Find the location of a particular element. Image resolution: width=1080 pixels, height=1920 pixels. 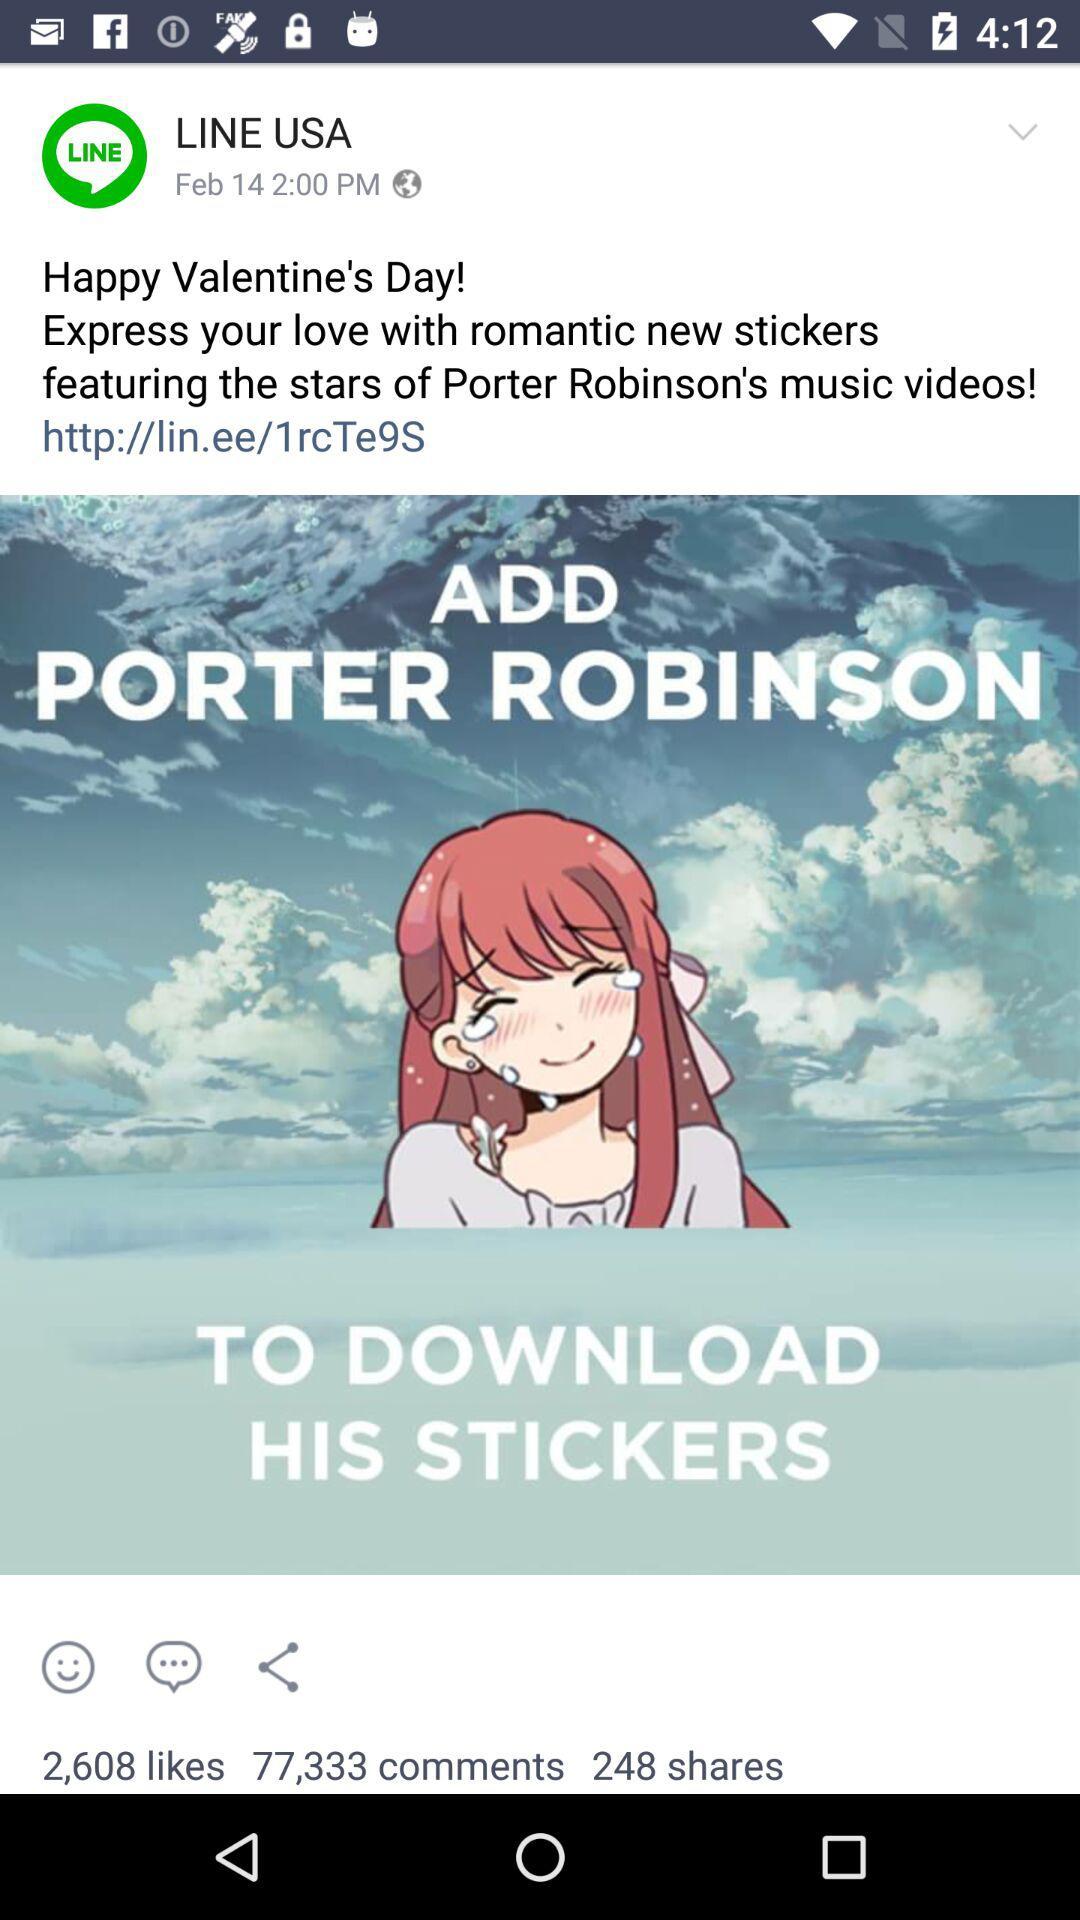

the item to the right of the 77,333 comments is located at coordinates (687, 1766).